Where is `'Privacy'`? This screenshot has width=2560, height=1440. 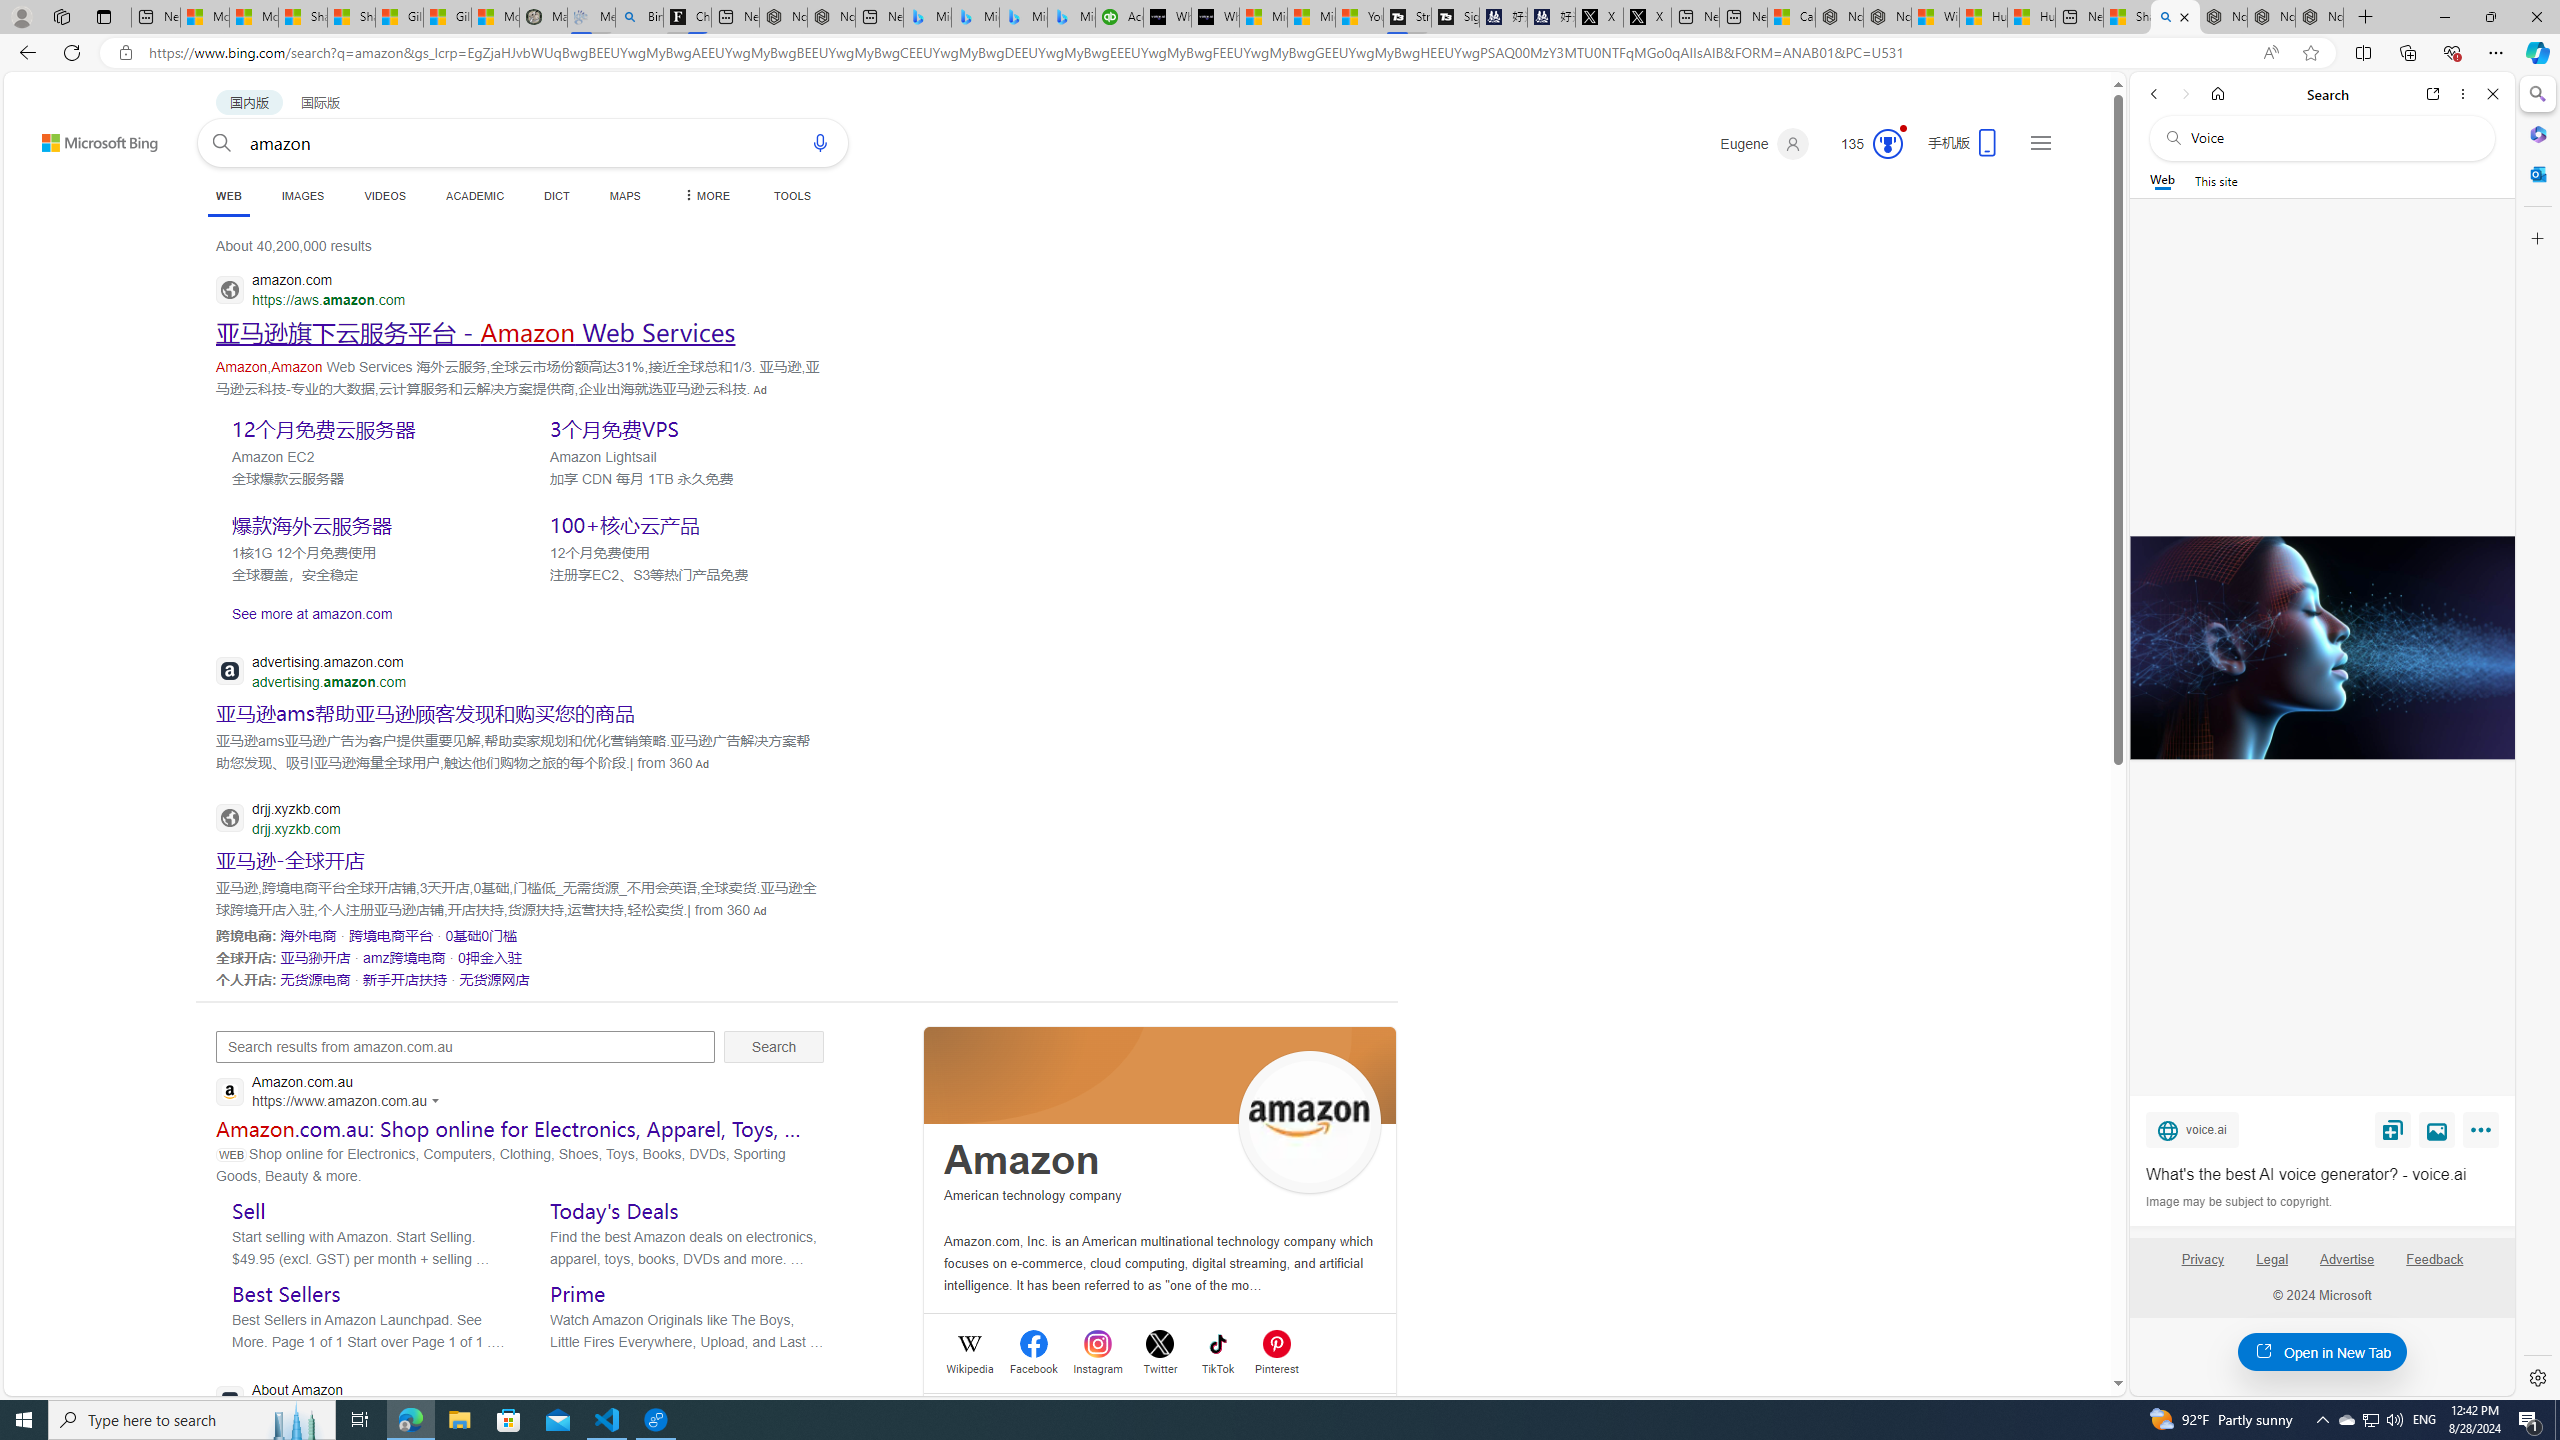 'Privacy' is located at coordinates (2201, 1267).